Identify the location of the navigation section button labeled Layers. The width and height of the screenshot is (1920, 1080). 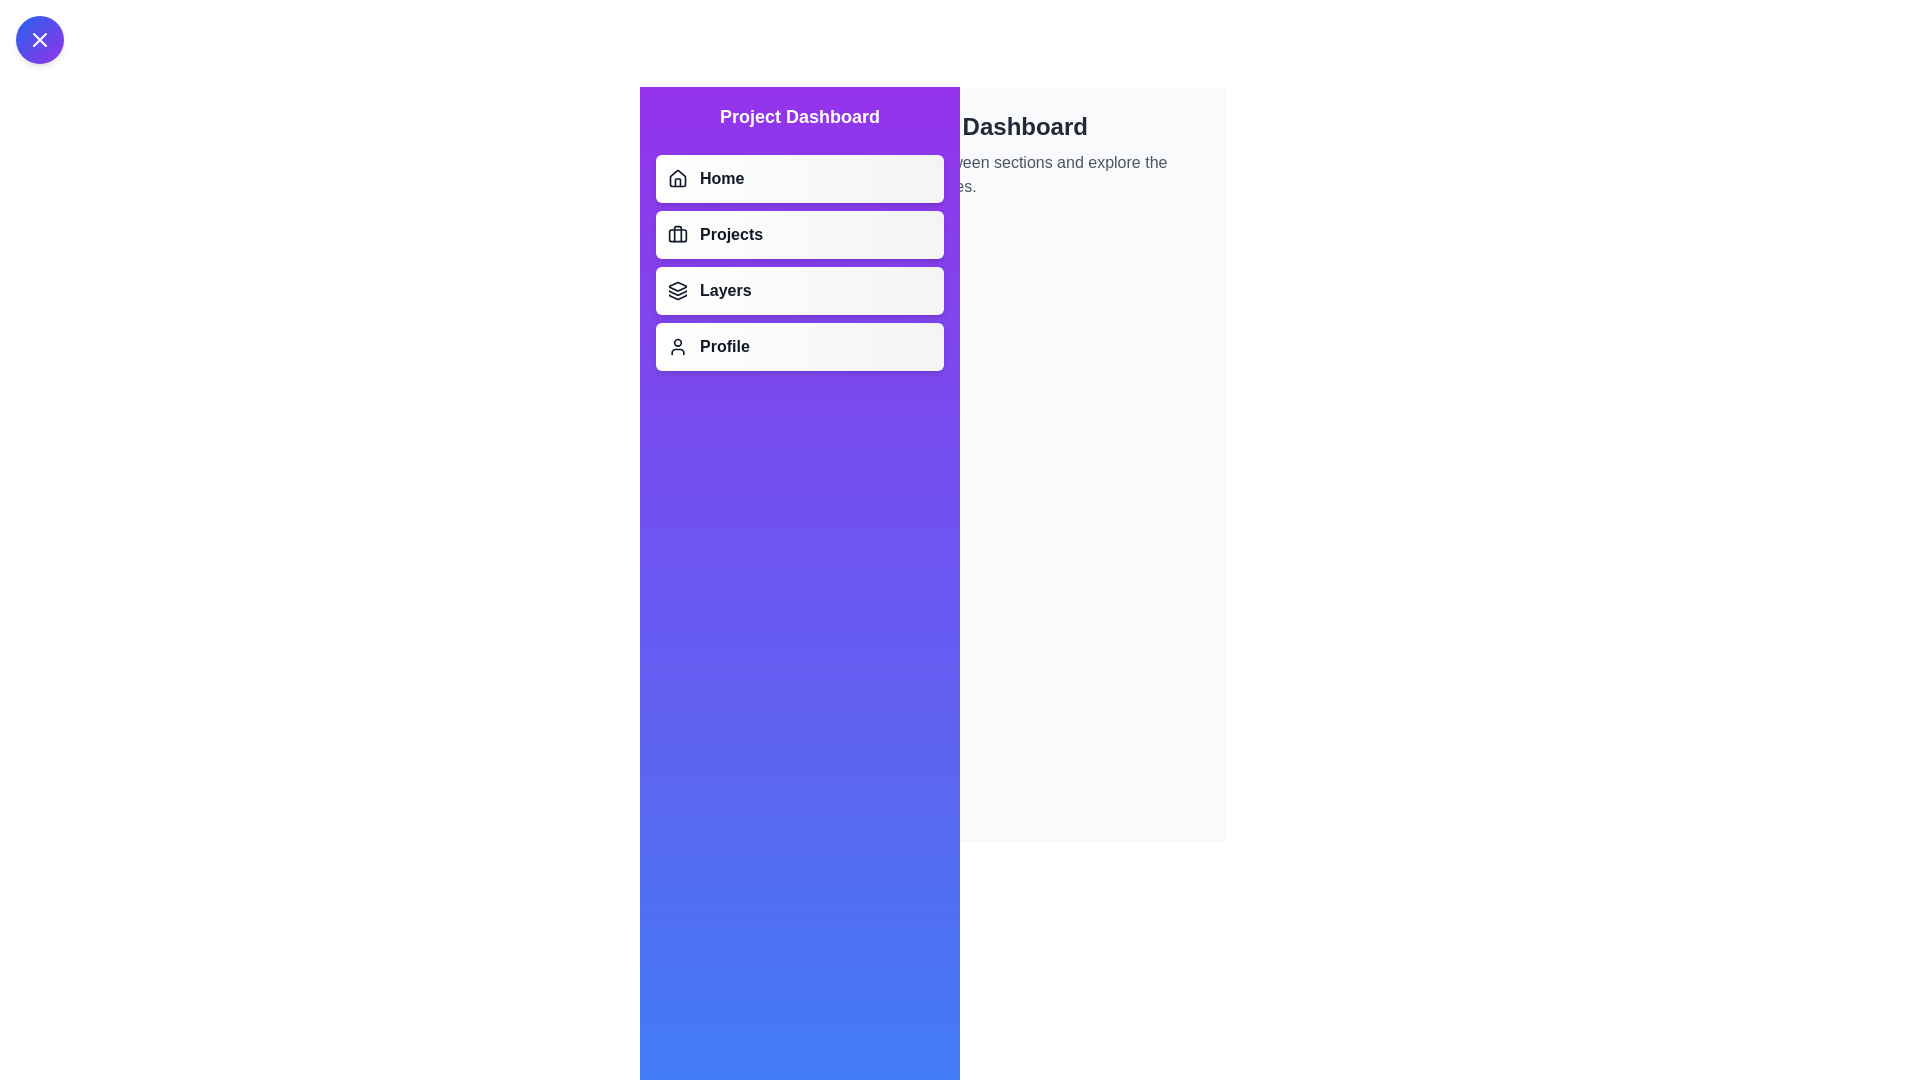
(800, 290).